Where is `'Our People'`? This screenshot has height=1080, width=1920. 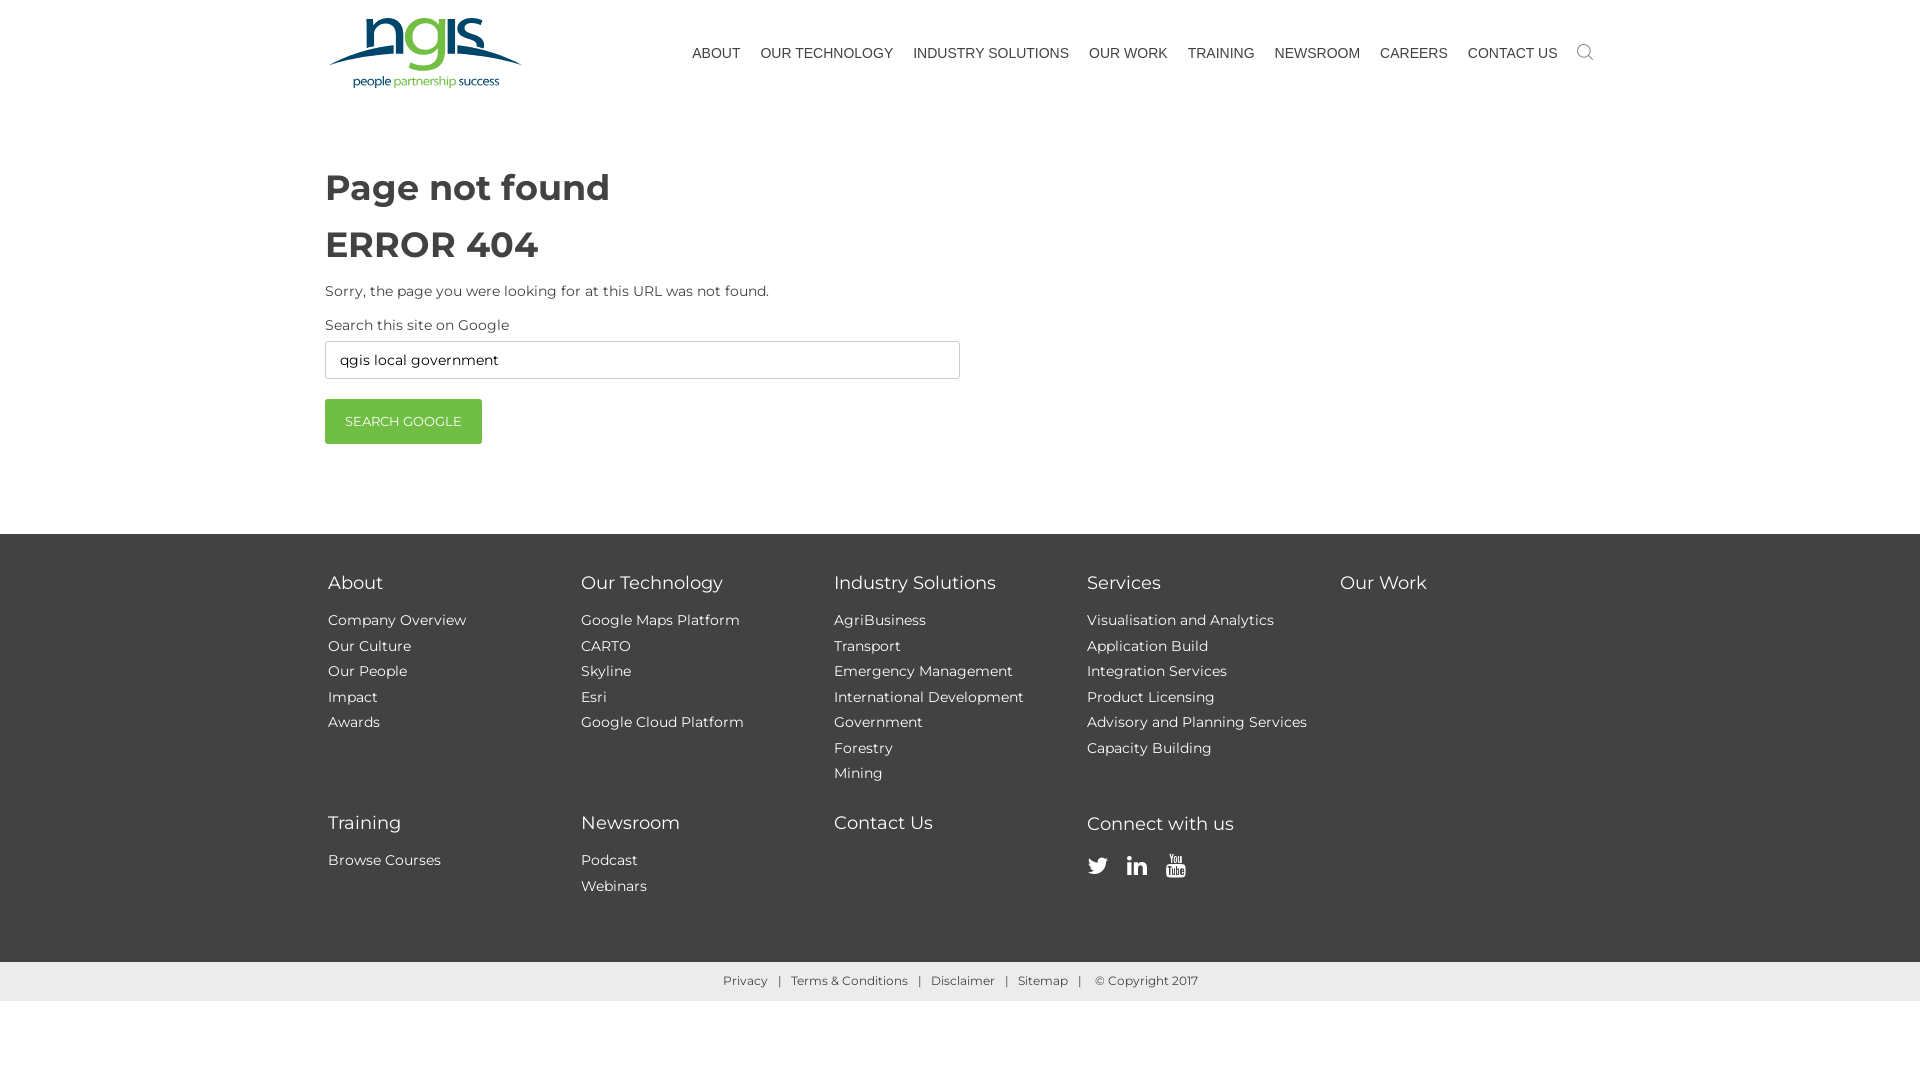
'Our People' is located at coordinates (327, 671).